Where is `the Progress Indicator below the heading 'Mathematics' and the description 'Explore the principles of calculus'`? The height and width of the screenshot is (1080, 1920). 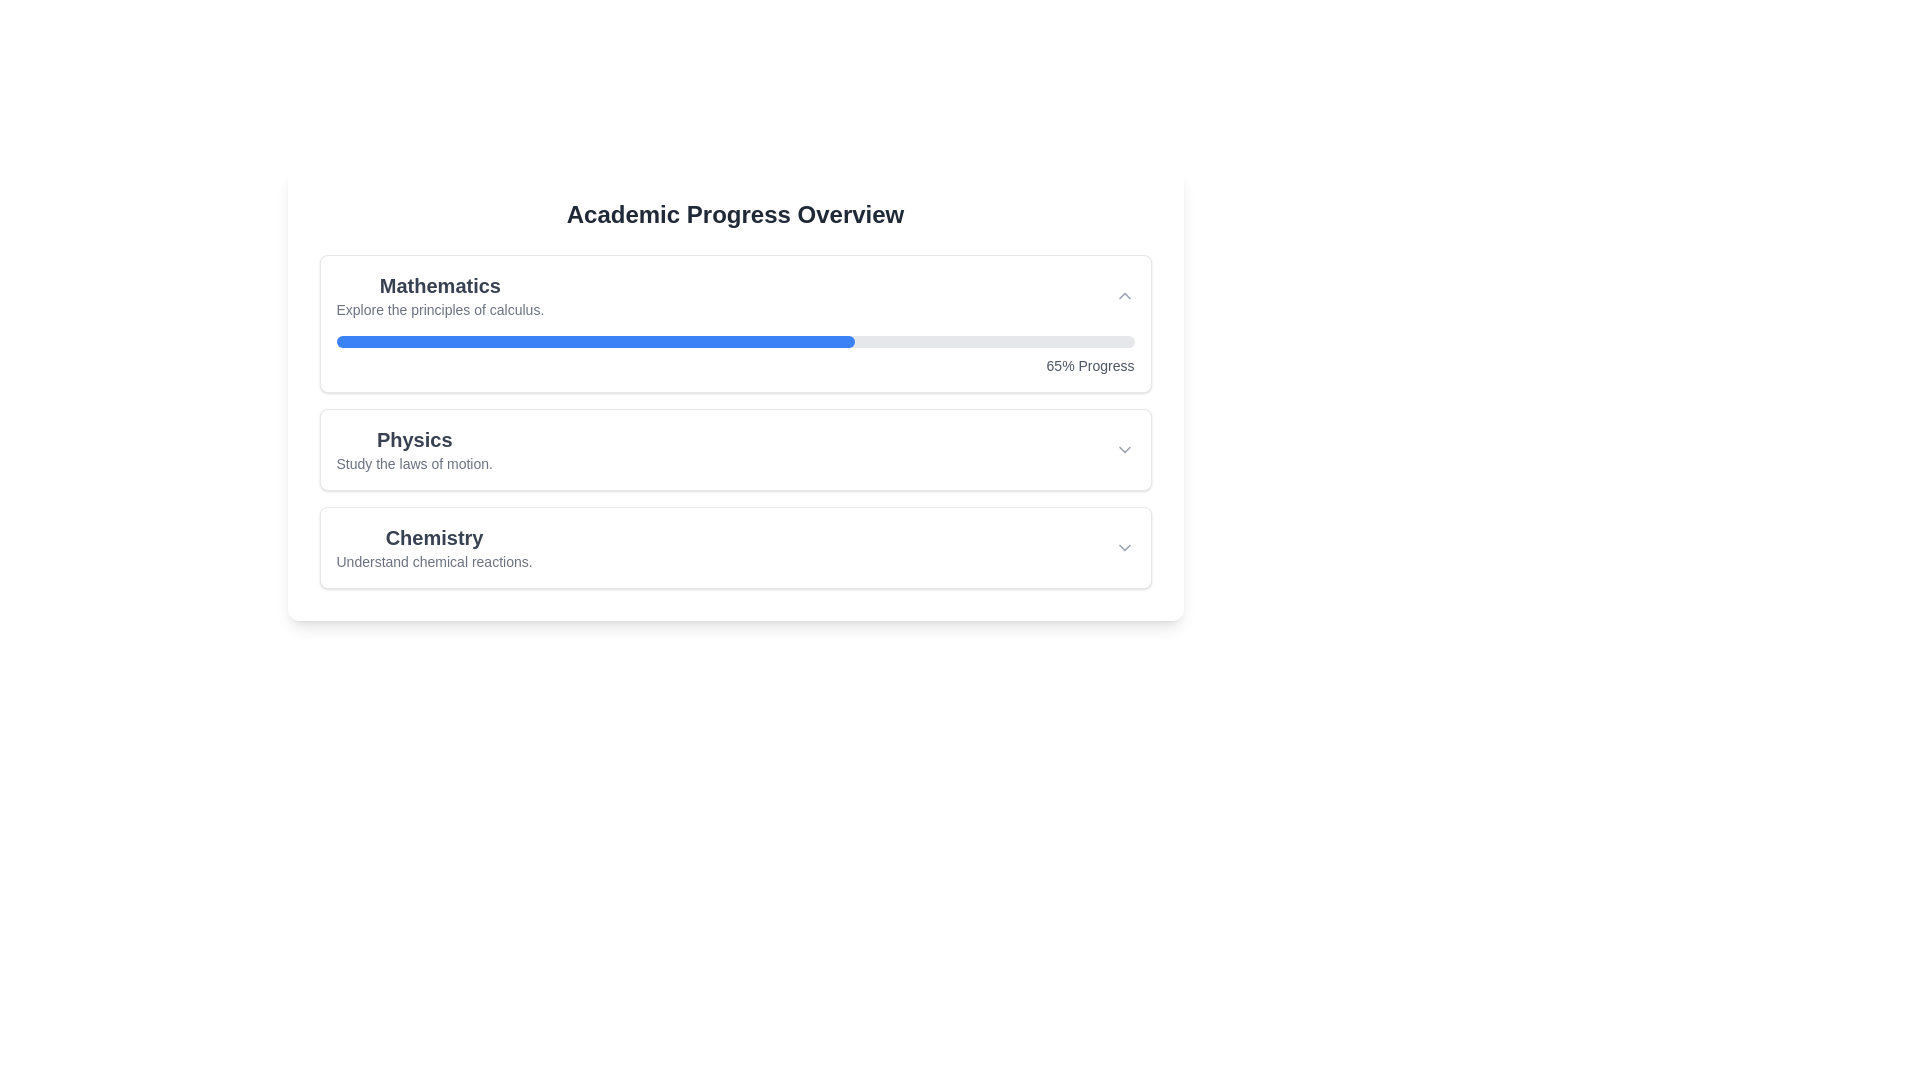
the Progress Indicator below the heading 'Mathematics' and the description 'Explore the principles of calculus' is located at coordinates (734, 354).